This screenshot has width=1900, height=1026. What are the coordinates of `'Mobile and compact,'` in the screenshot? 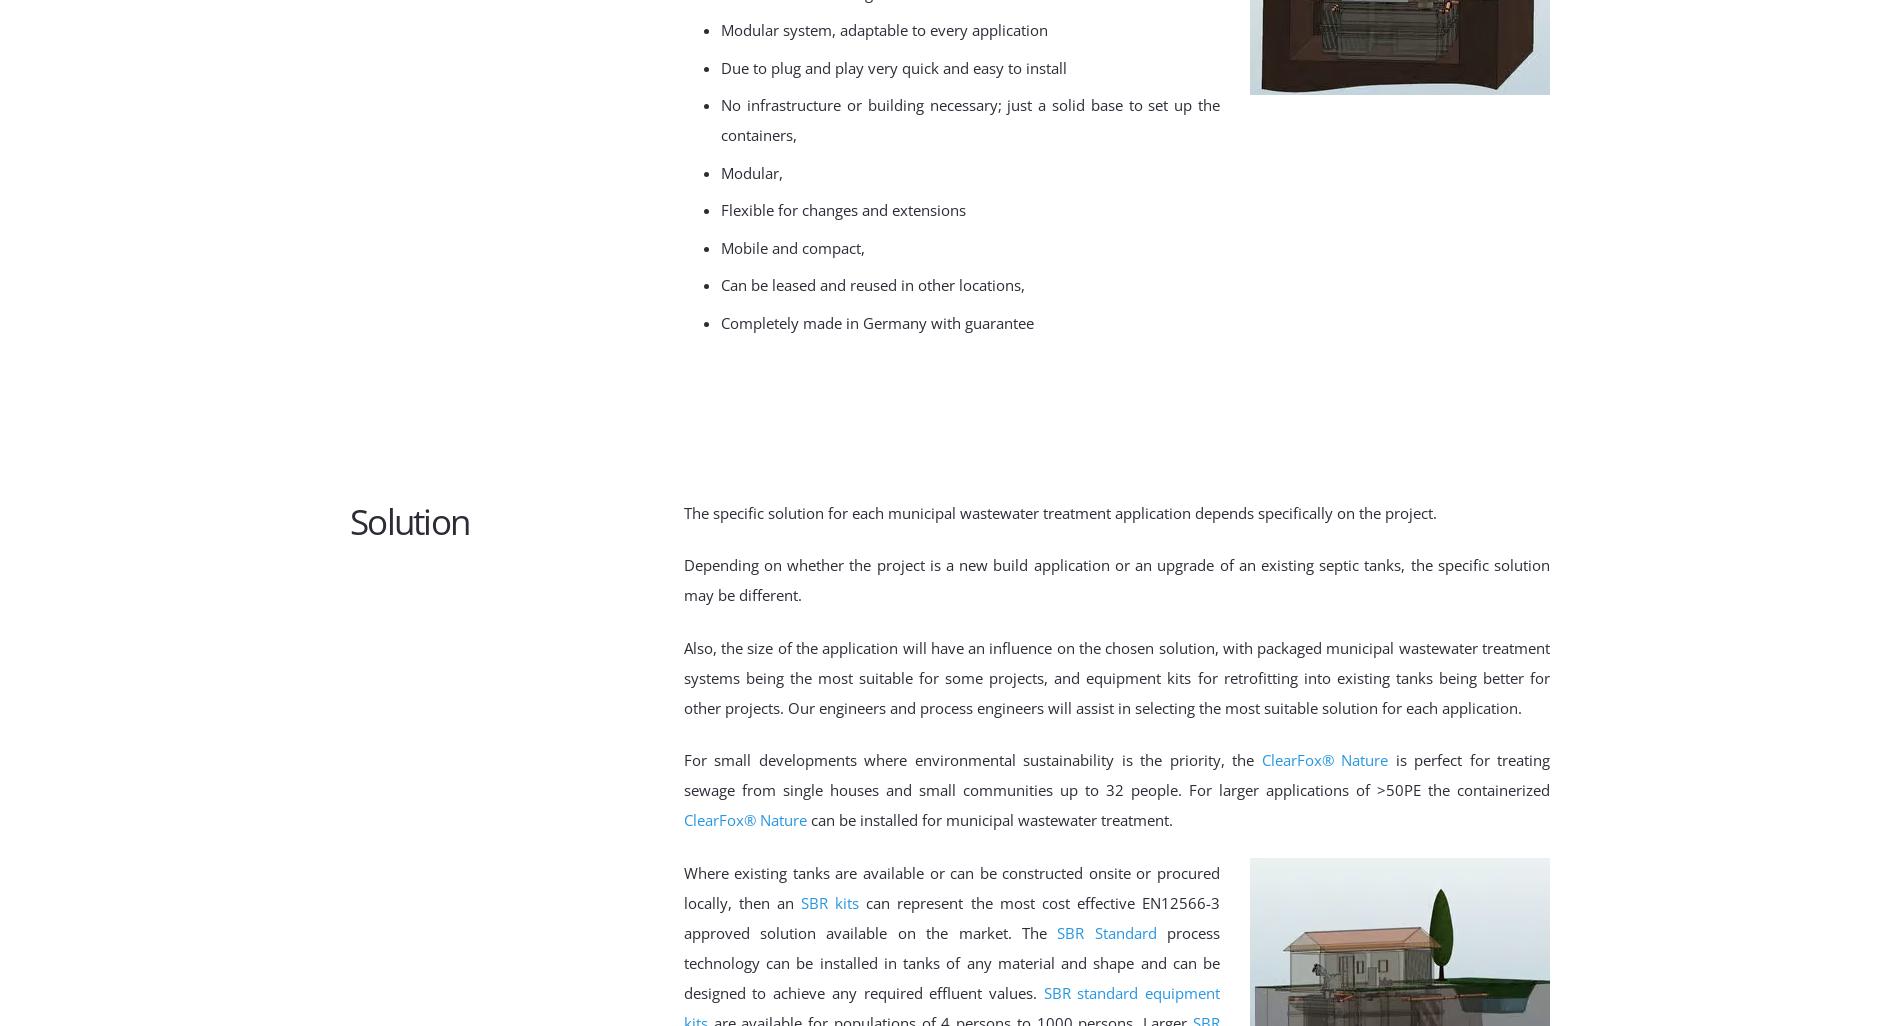 It's located at (720, 246).